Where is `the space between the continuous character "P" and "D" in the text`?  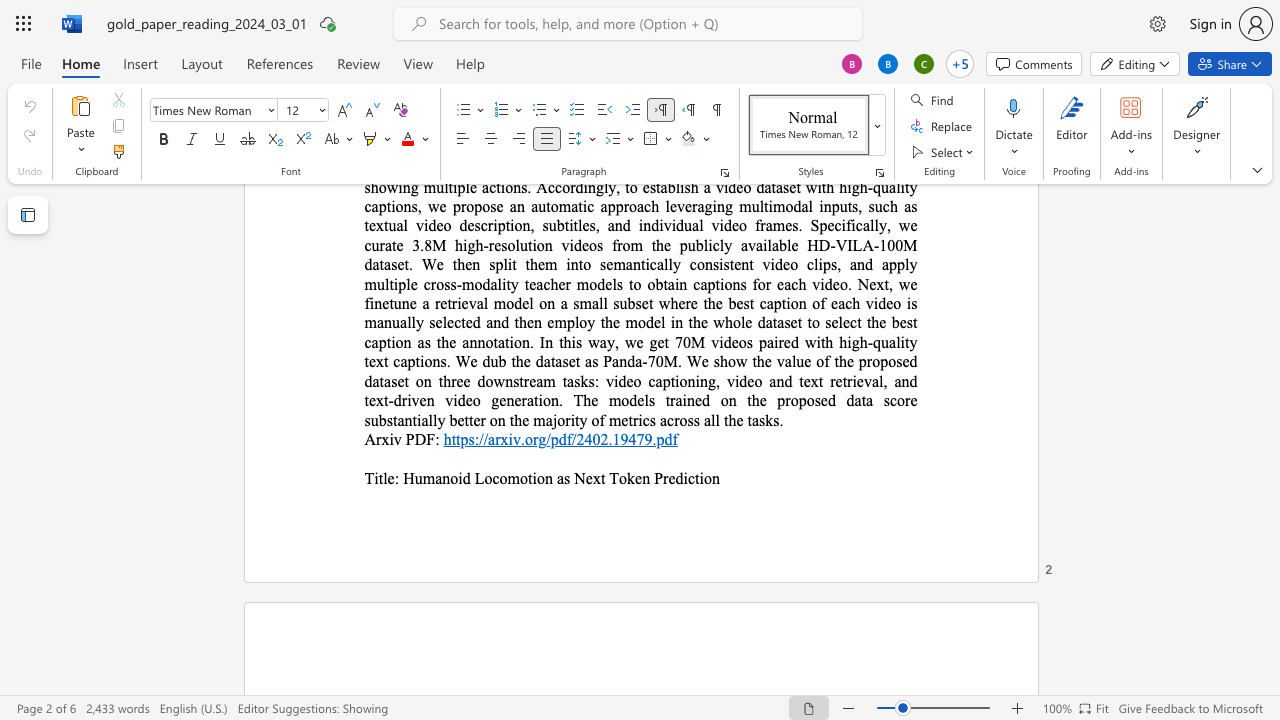 the space between the continuous character "P" and "D" in the text is located at coordinates (414, 438).